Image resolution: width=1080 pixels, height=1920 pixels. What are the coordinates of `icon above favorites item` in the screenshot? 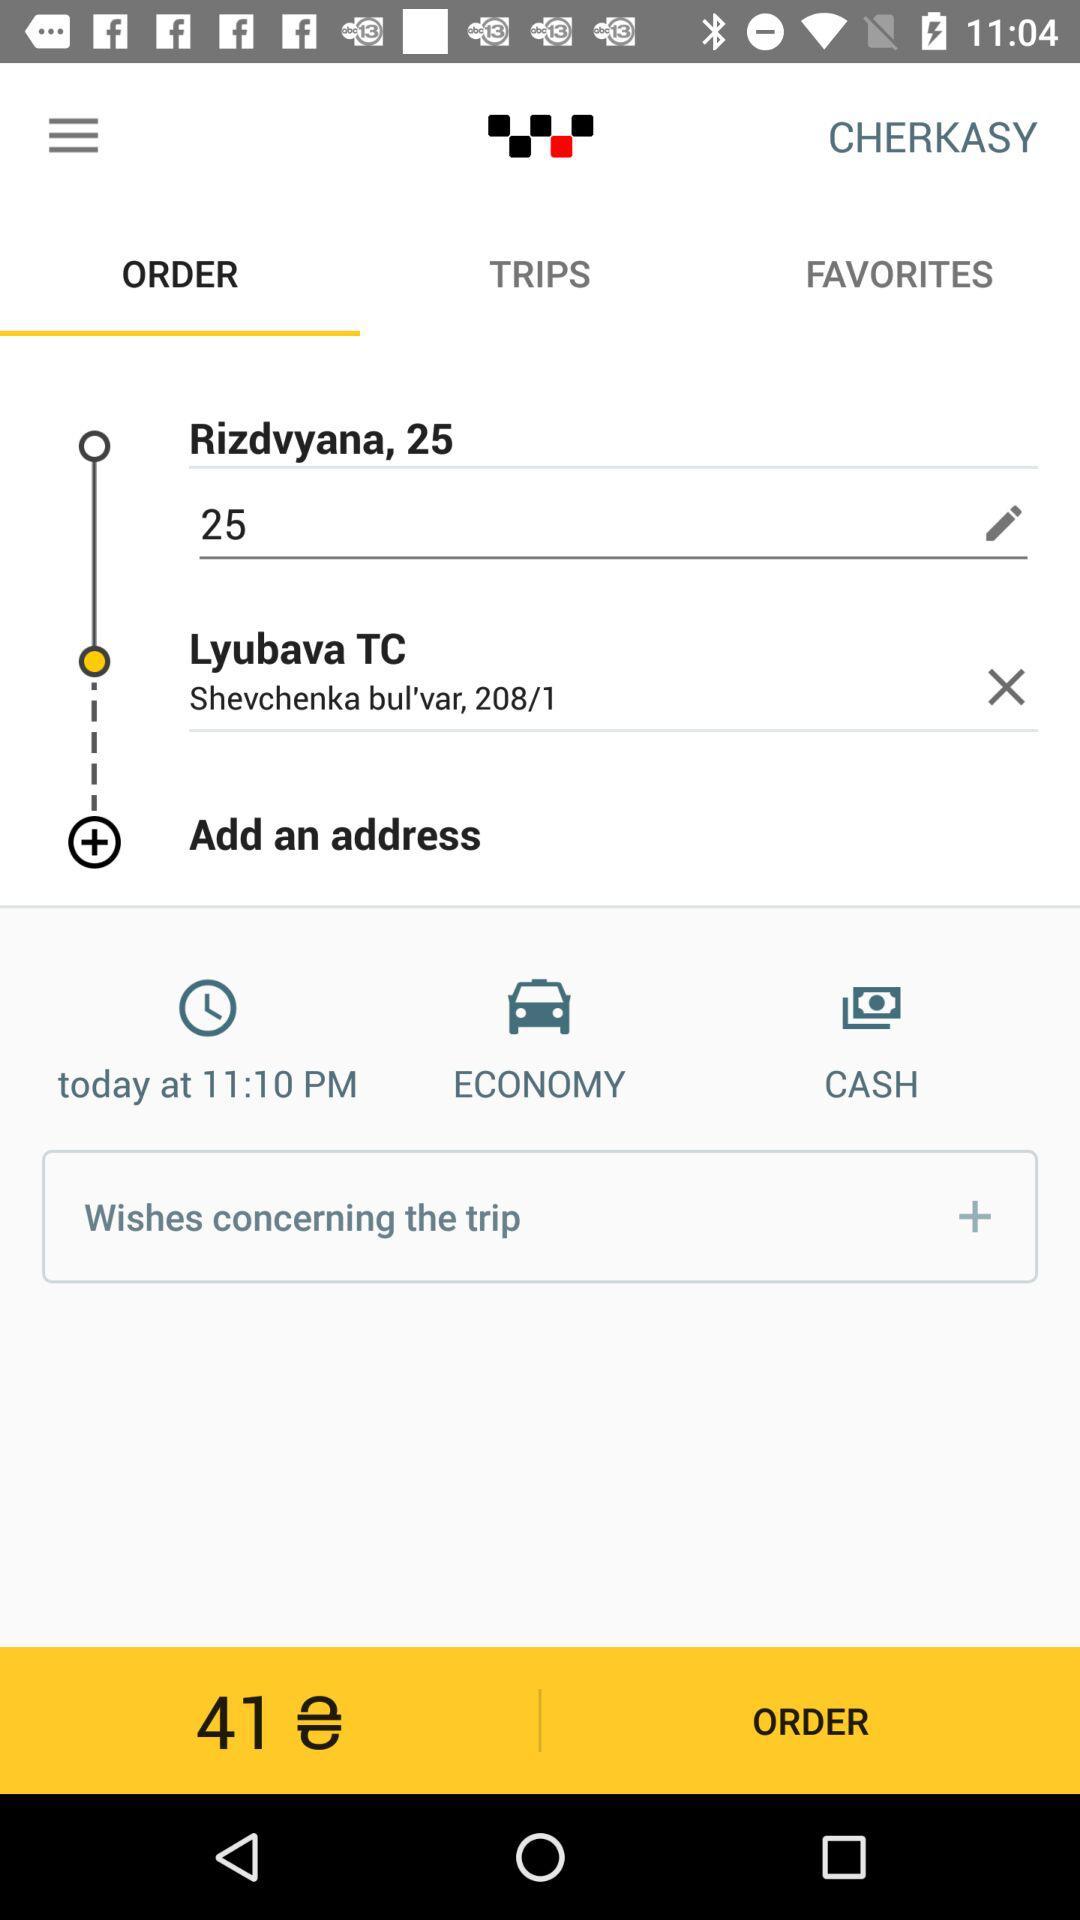 It's located at (933, 135).